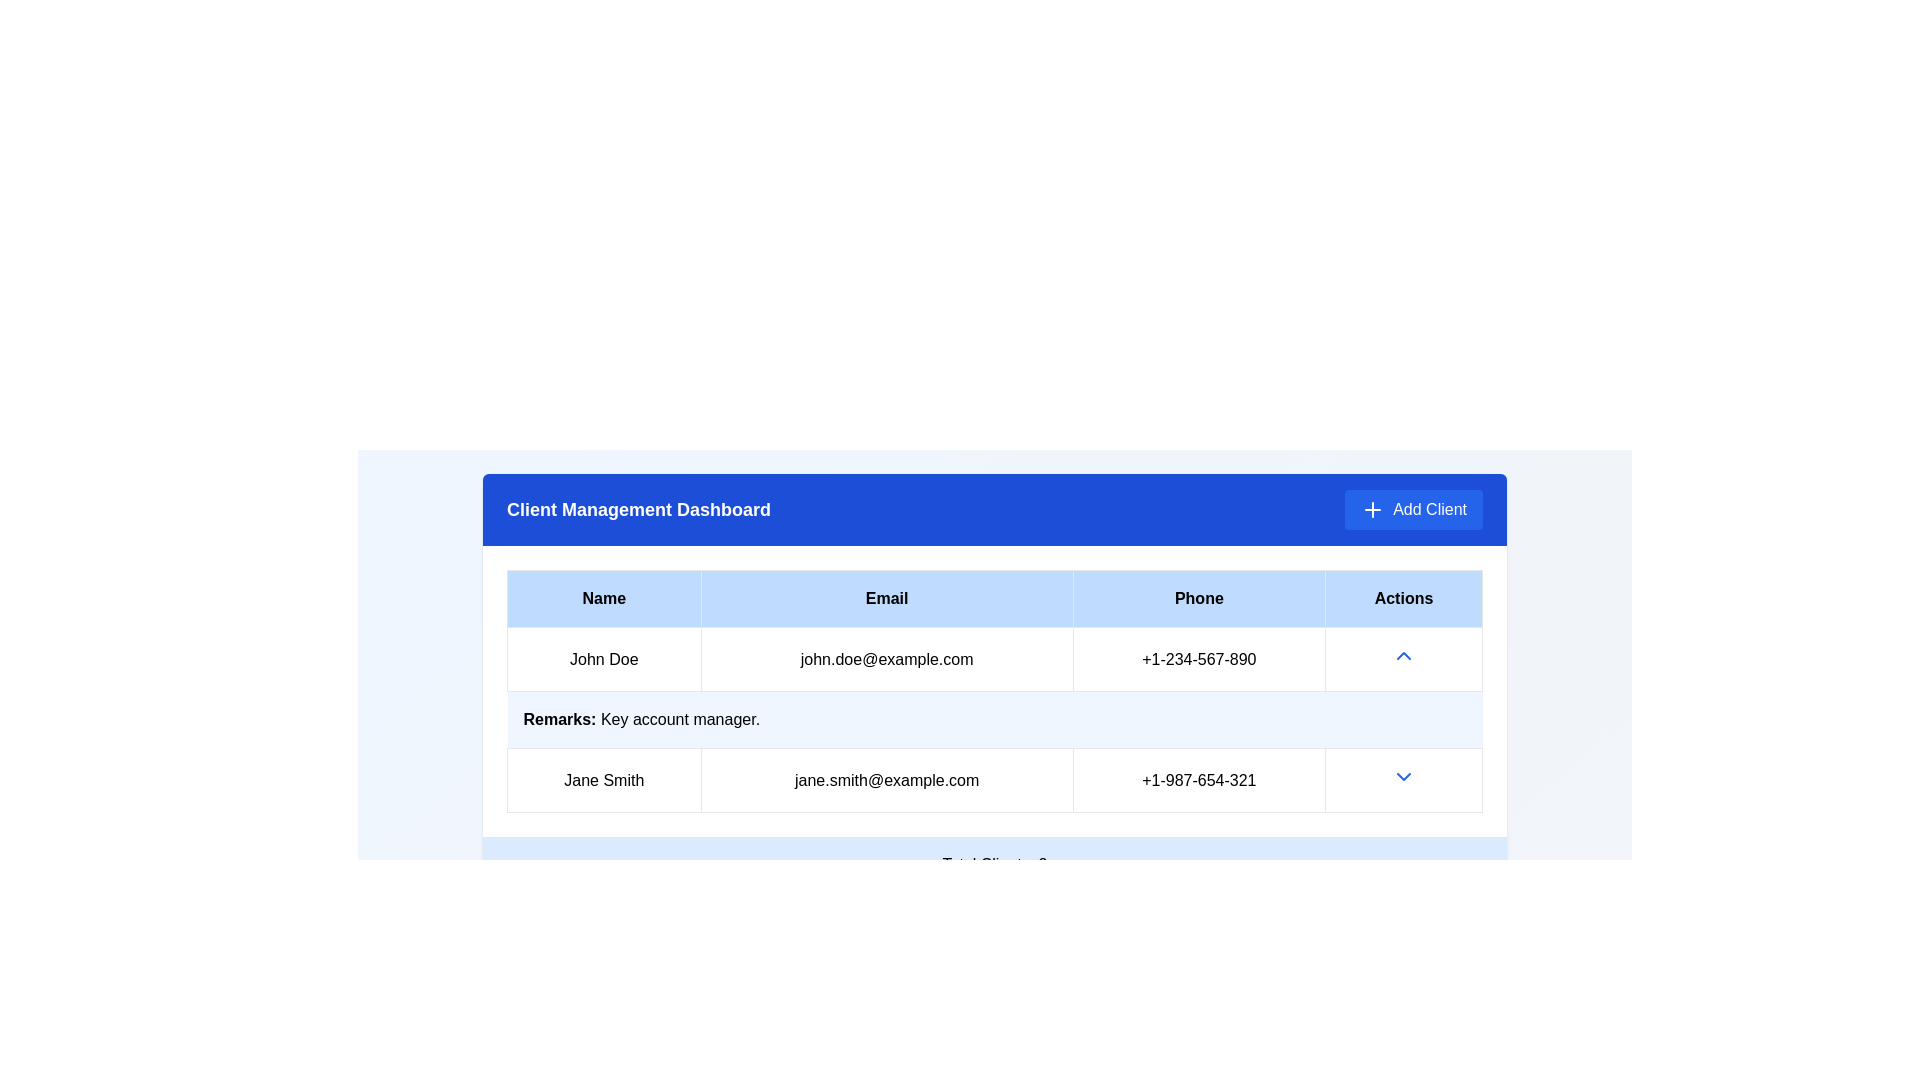  What do you see at coordinates (886, 659) in the screenshot?
I see `the Text Display element that shows the email address for user 'John Doe', located in the center column of the row between 'Name' and 'Phone'` at bounding box center [886, 659].